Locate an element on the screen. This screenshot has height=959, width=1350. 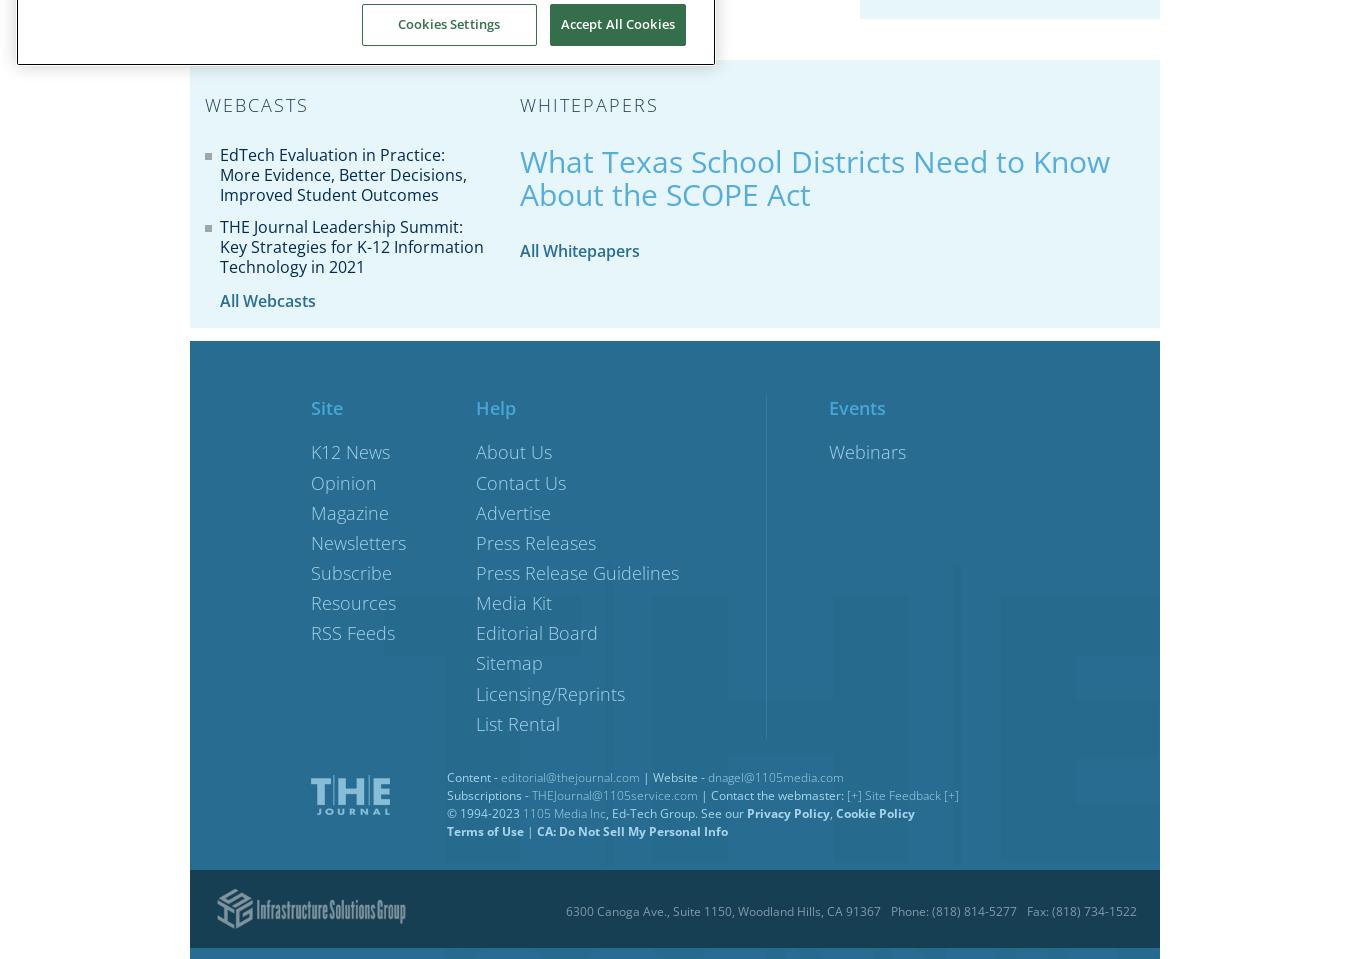
'Phone: (818) 814-5277' is located at coordinates (953, 910).